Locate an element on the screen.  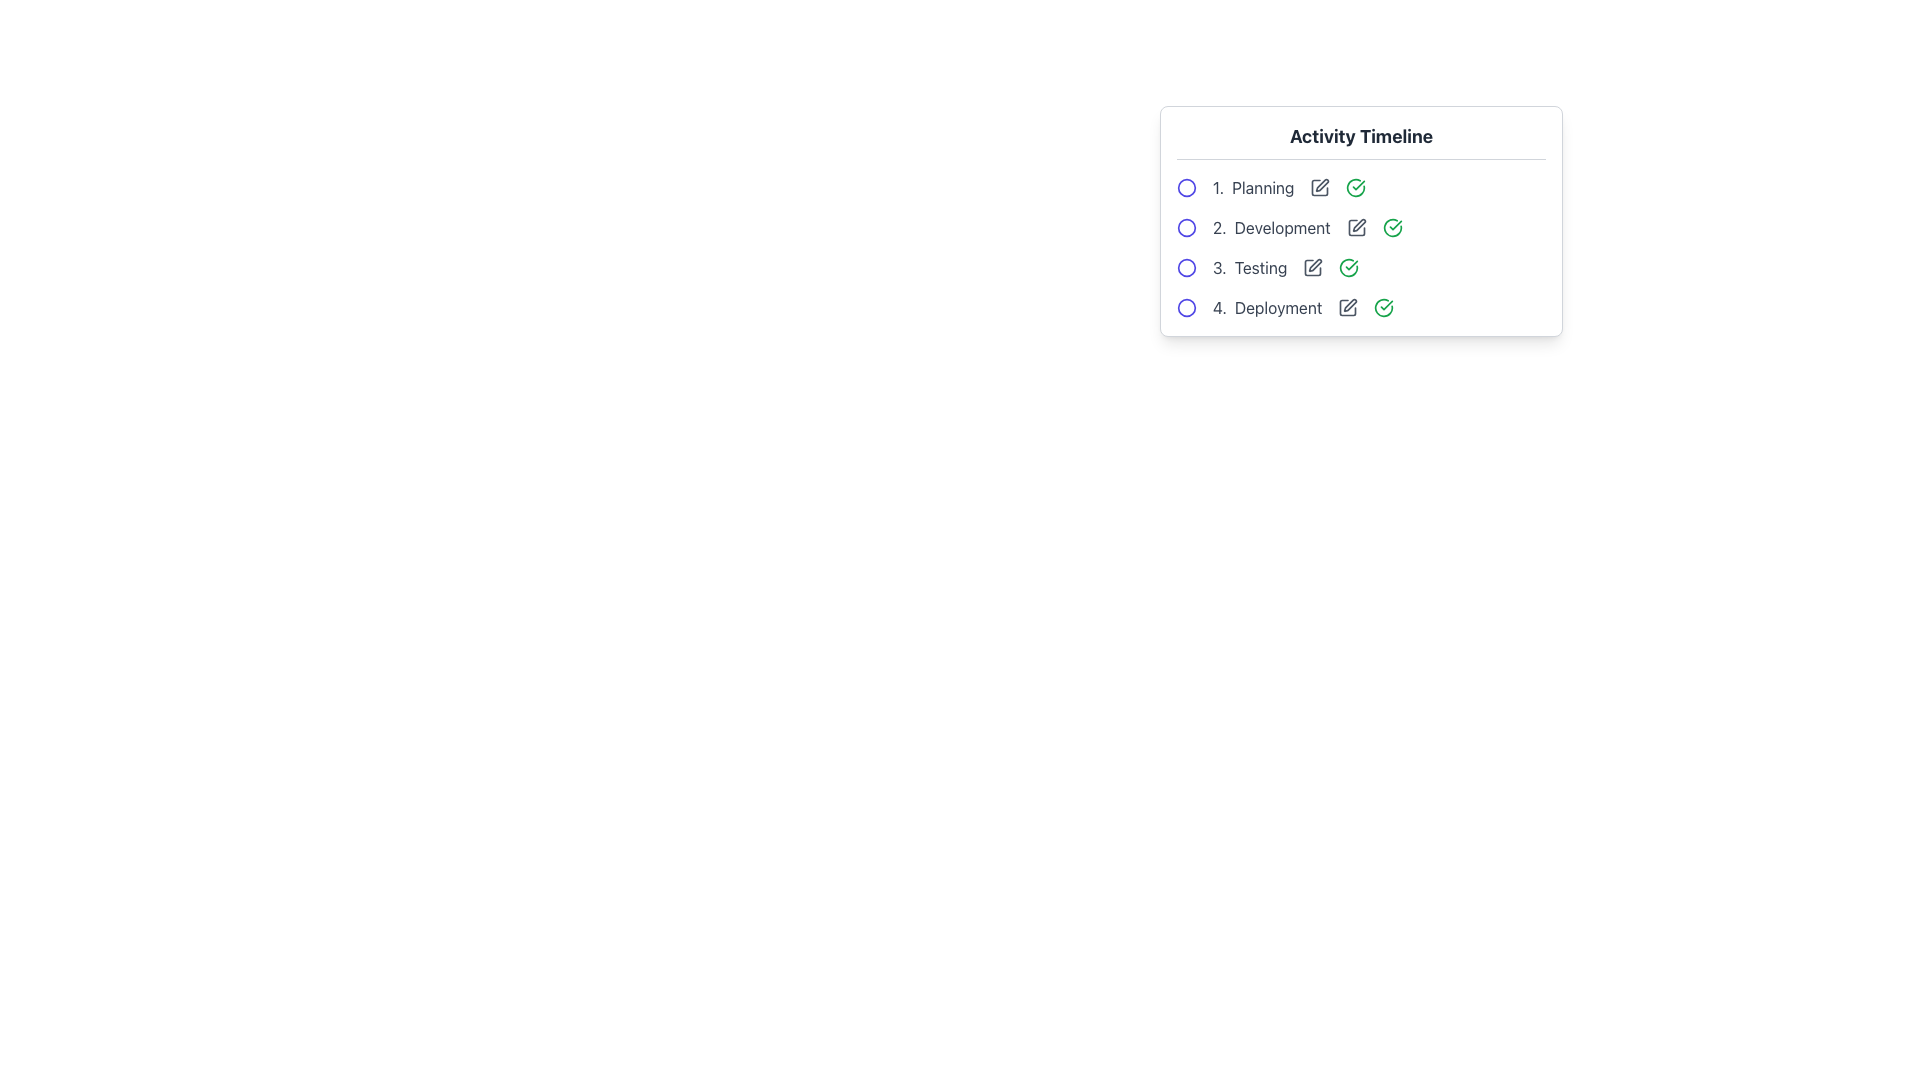
the 'Edit' button icon located in the row labeled '4. Deployment' in the activity timeline table is located at coordinates (1348, 308).